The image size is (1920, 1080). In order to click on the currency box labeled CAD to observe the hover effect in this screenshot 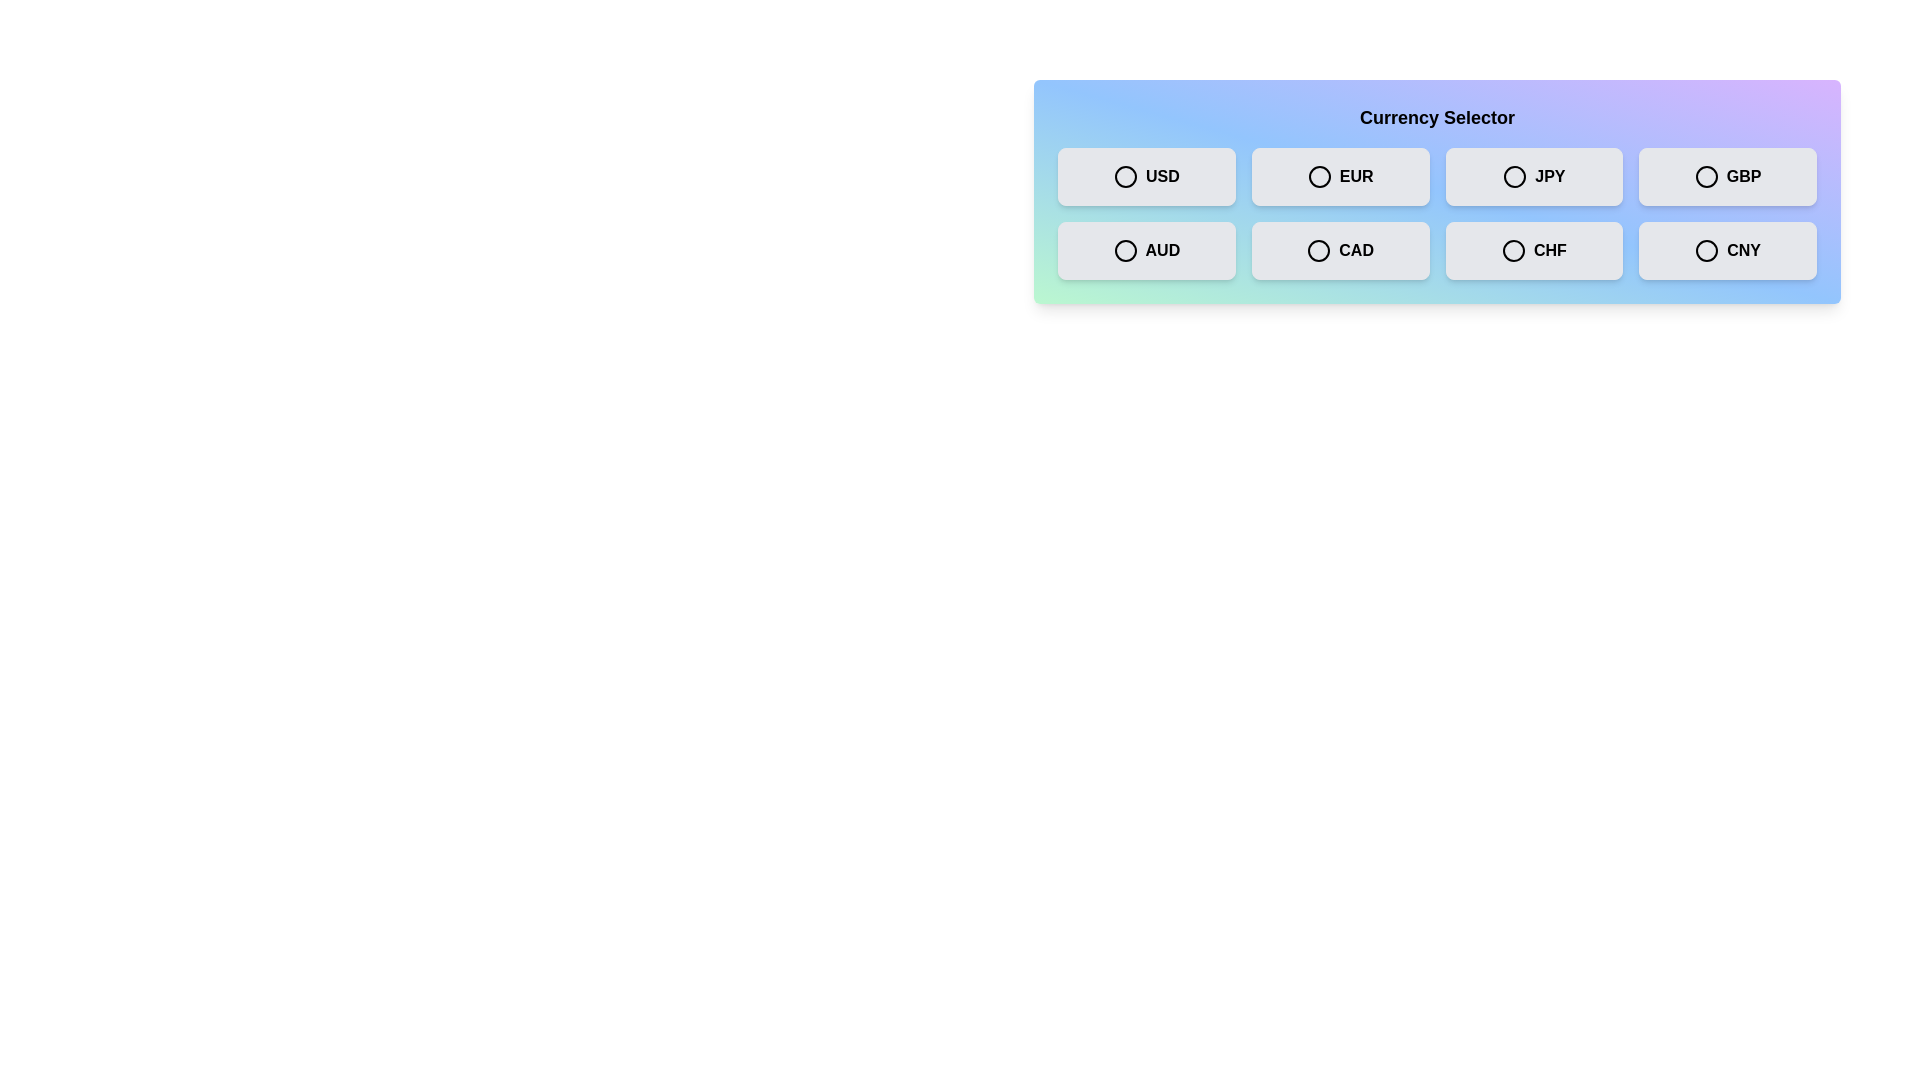, I will do `click(1340, 249)`.